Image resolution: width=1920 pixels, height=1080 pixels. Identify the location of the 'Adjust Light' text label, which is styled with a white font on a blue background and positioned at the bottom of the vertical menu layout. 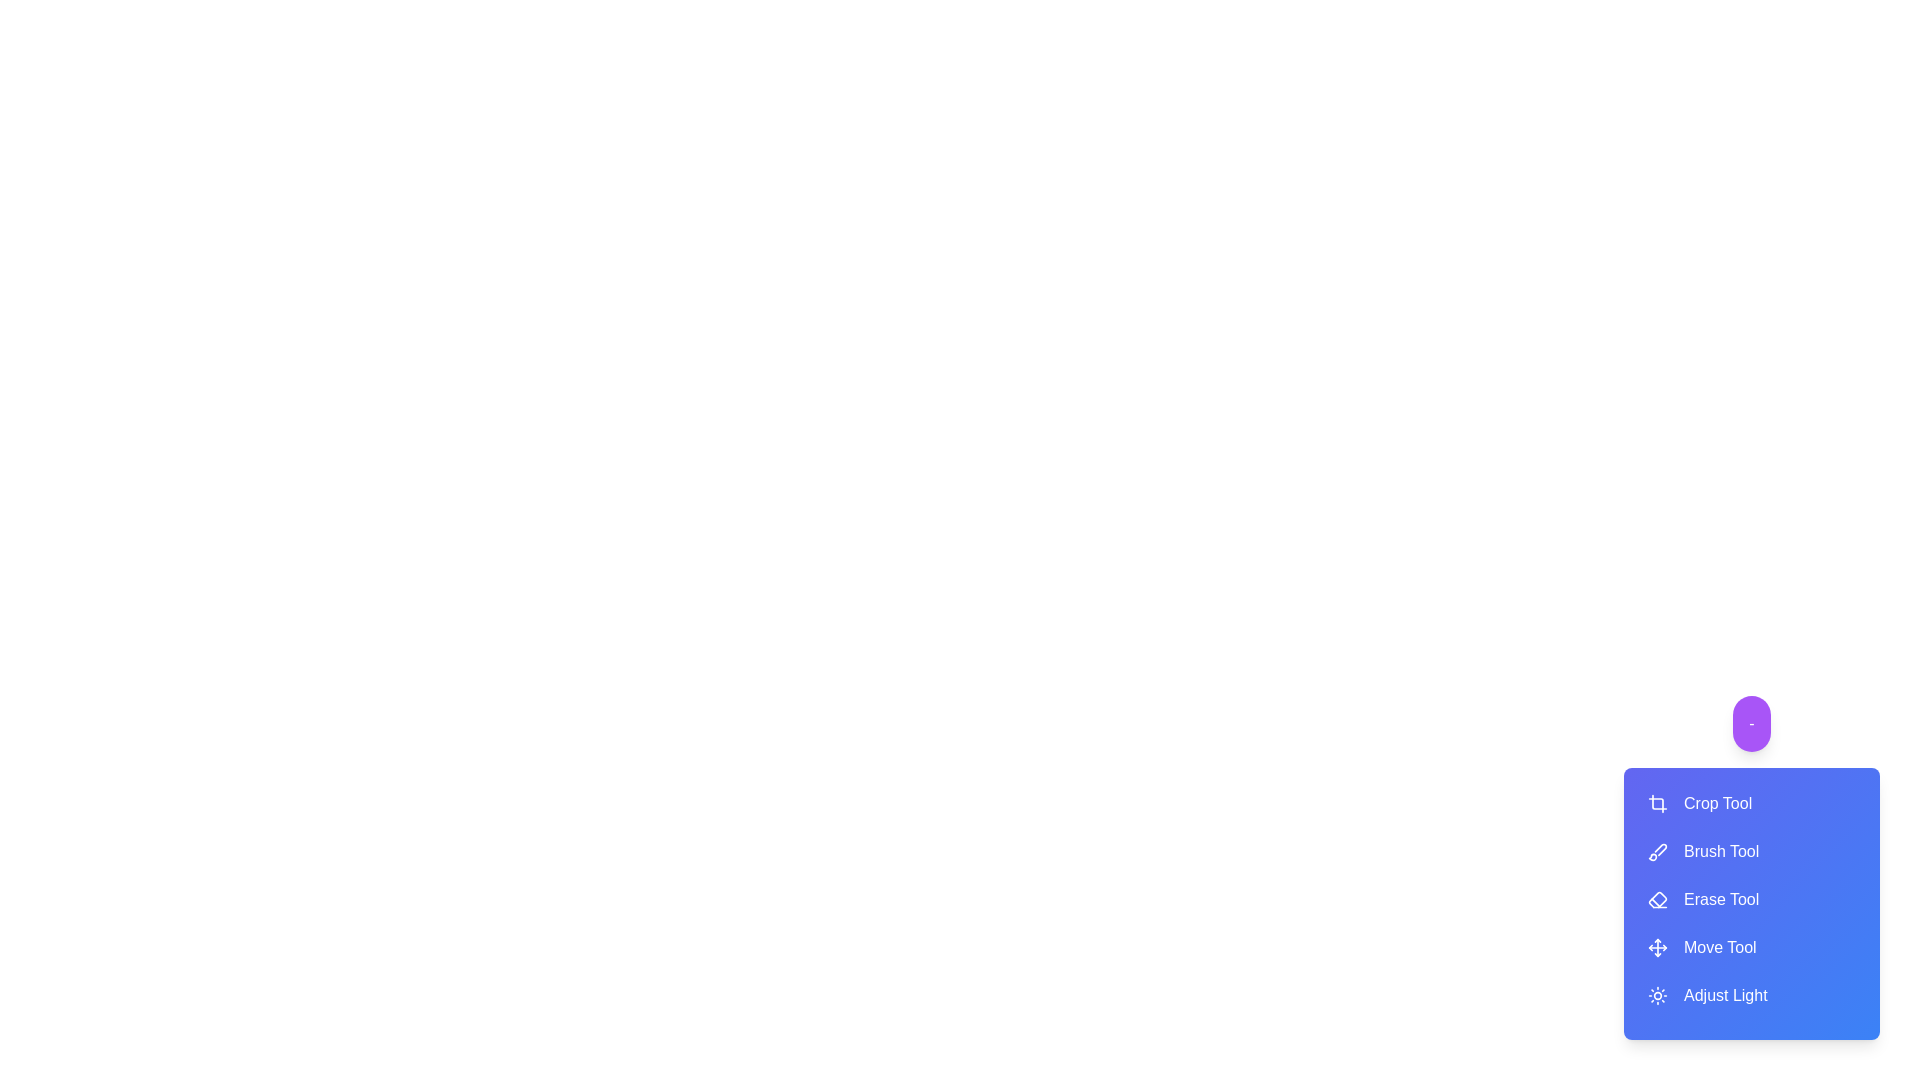
(1724, 995).